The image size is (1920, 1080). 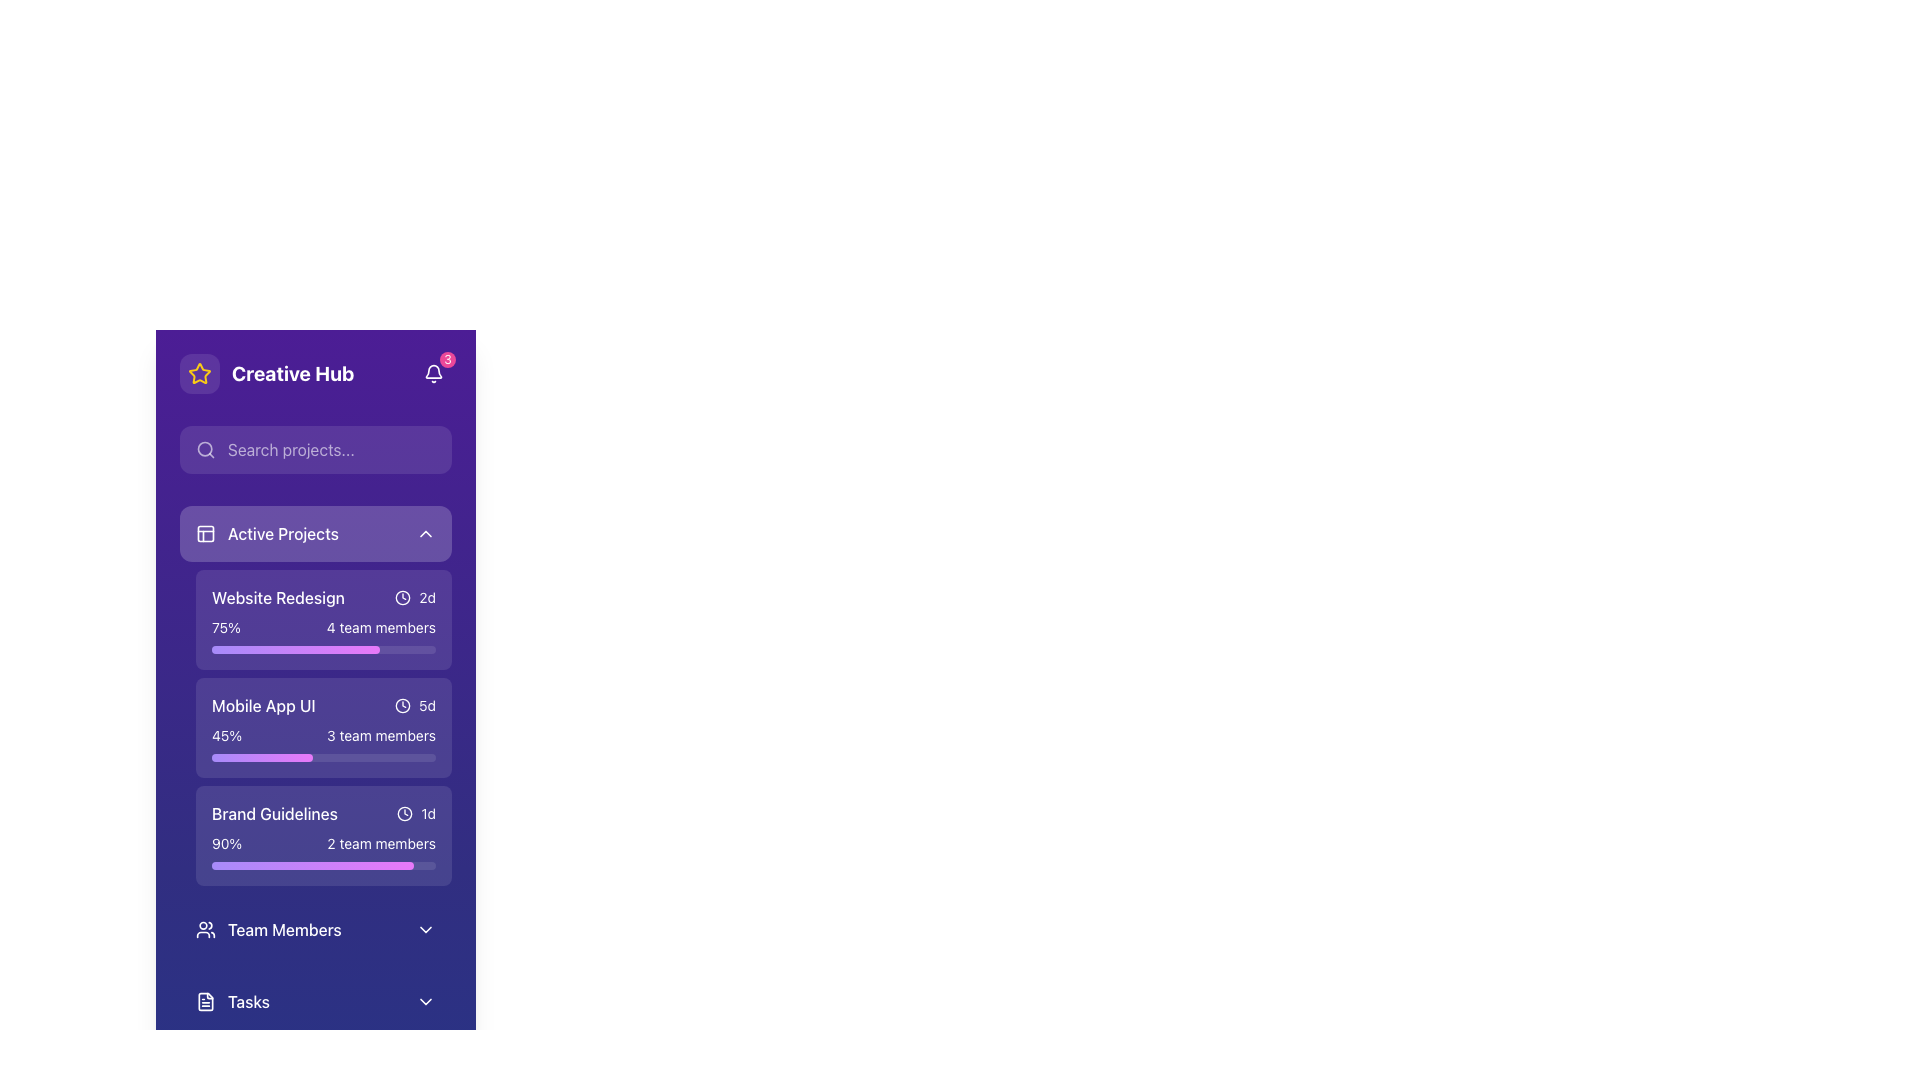 I want to click on the label displaying '3 team members', which is styled in white on a purple background and is part of the card labeled 'Mobile App UI' under 'Active Projects', so click(x=381, y=736).